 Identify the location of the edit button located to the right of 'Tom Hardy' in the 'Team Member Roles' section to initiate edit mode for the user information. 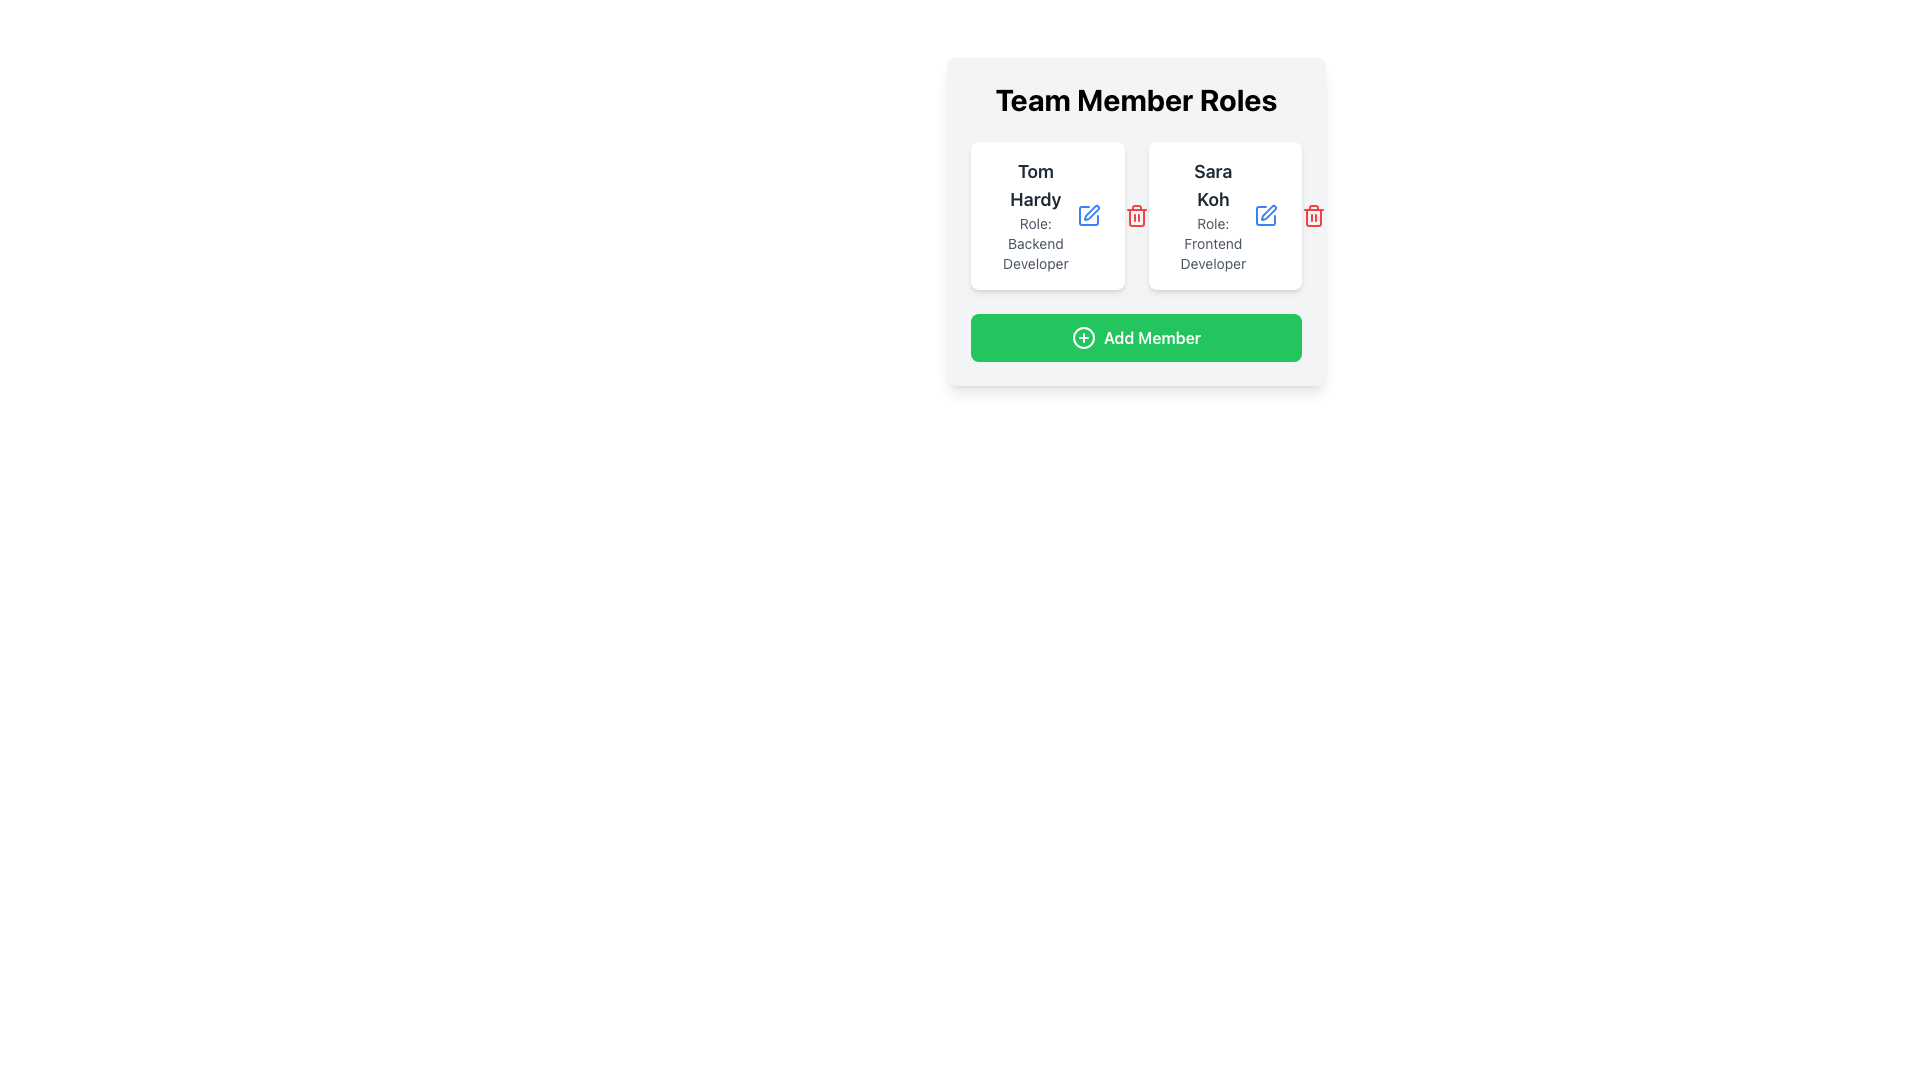
(1087, 216).